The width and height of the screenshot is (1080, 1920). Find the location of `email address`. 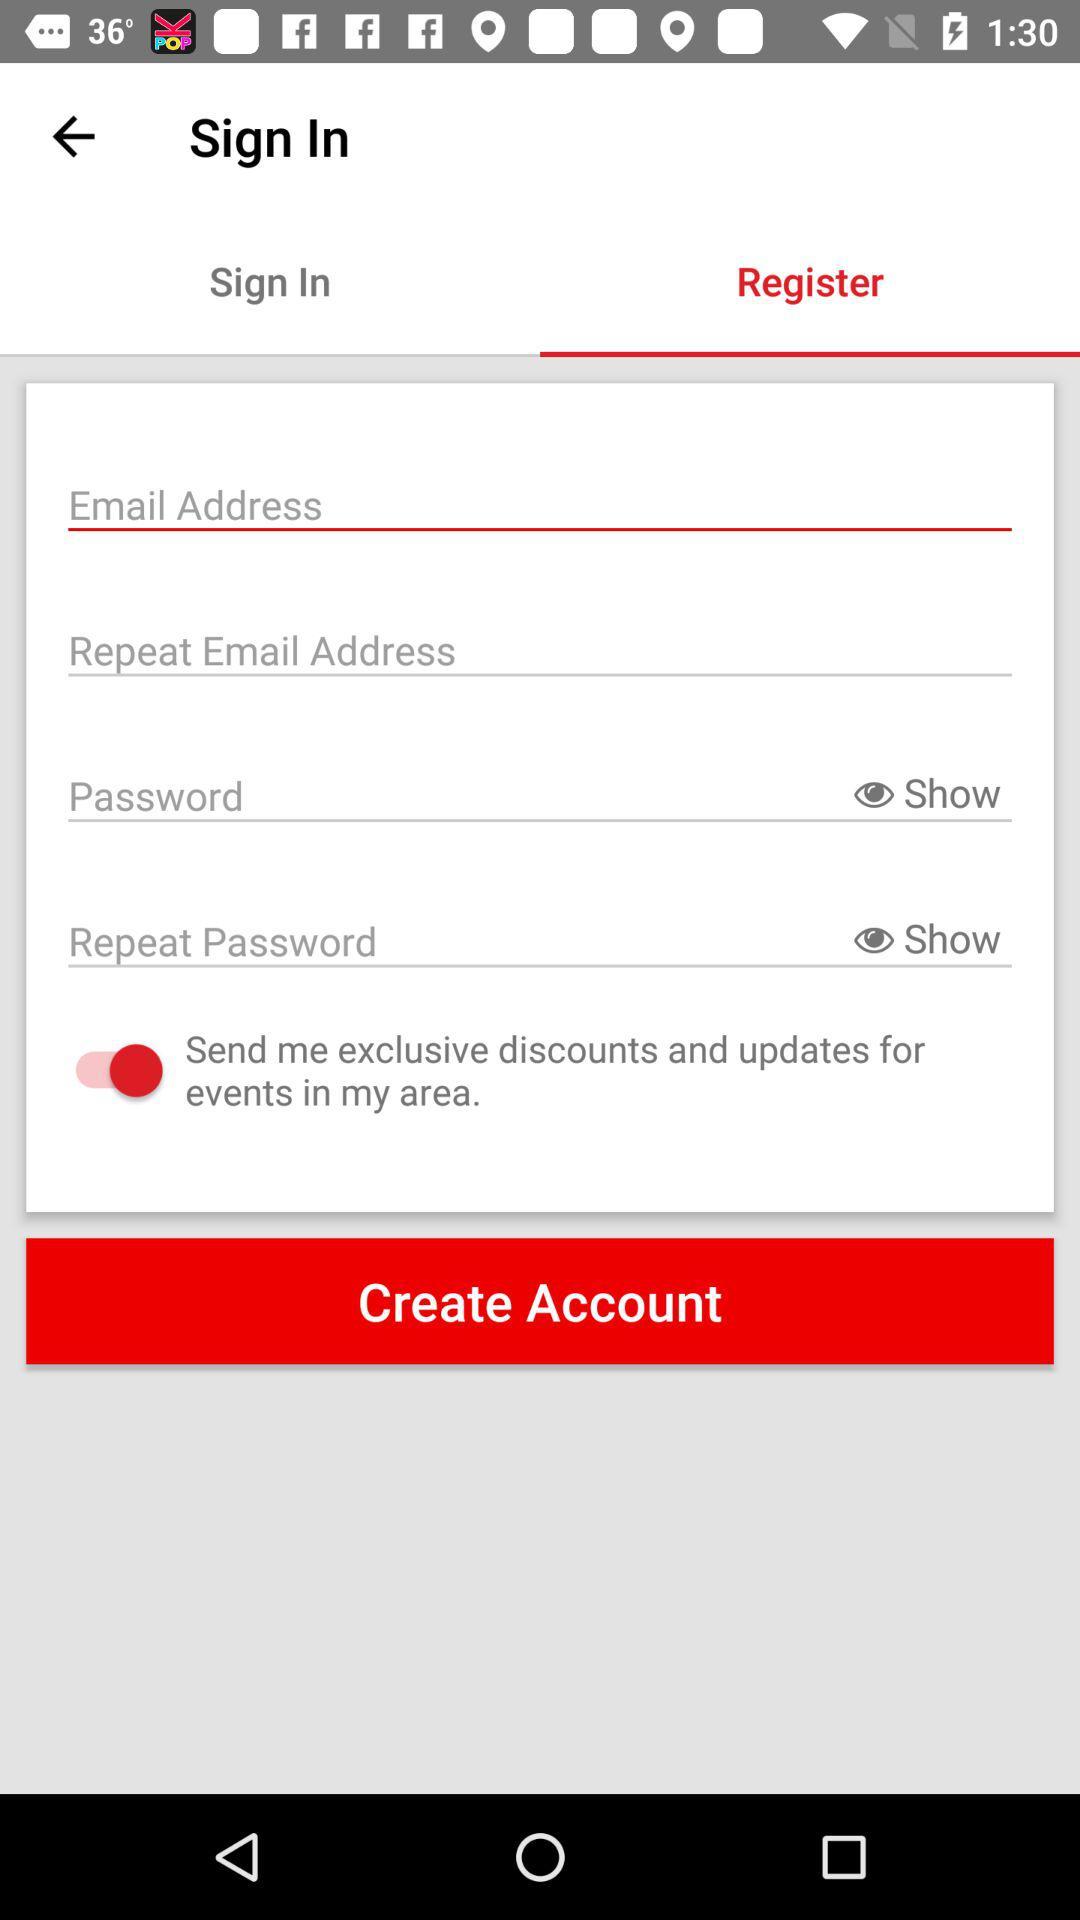

email address is located at coordinates (540, 502).